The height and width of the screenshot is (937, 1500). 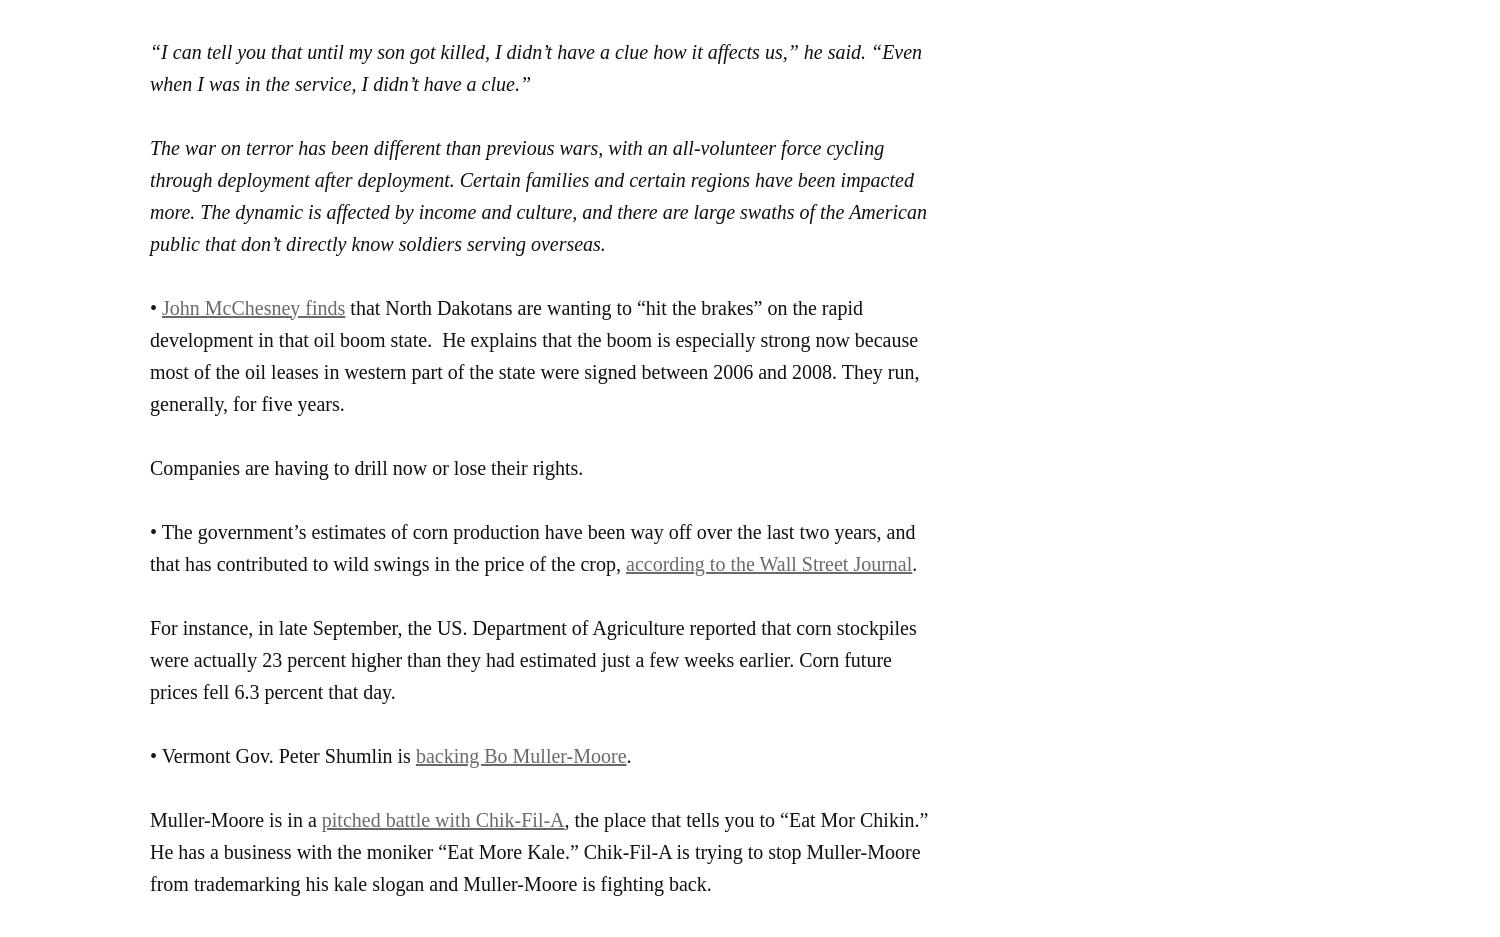 What do you see at coordinates (365, 466) in the screenshot?
I see `'Companies are having to drill now or lose their rights.'` at bounding box center [365, 466].